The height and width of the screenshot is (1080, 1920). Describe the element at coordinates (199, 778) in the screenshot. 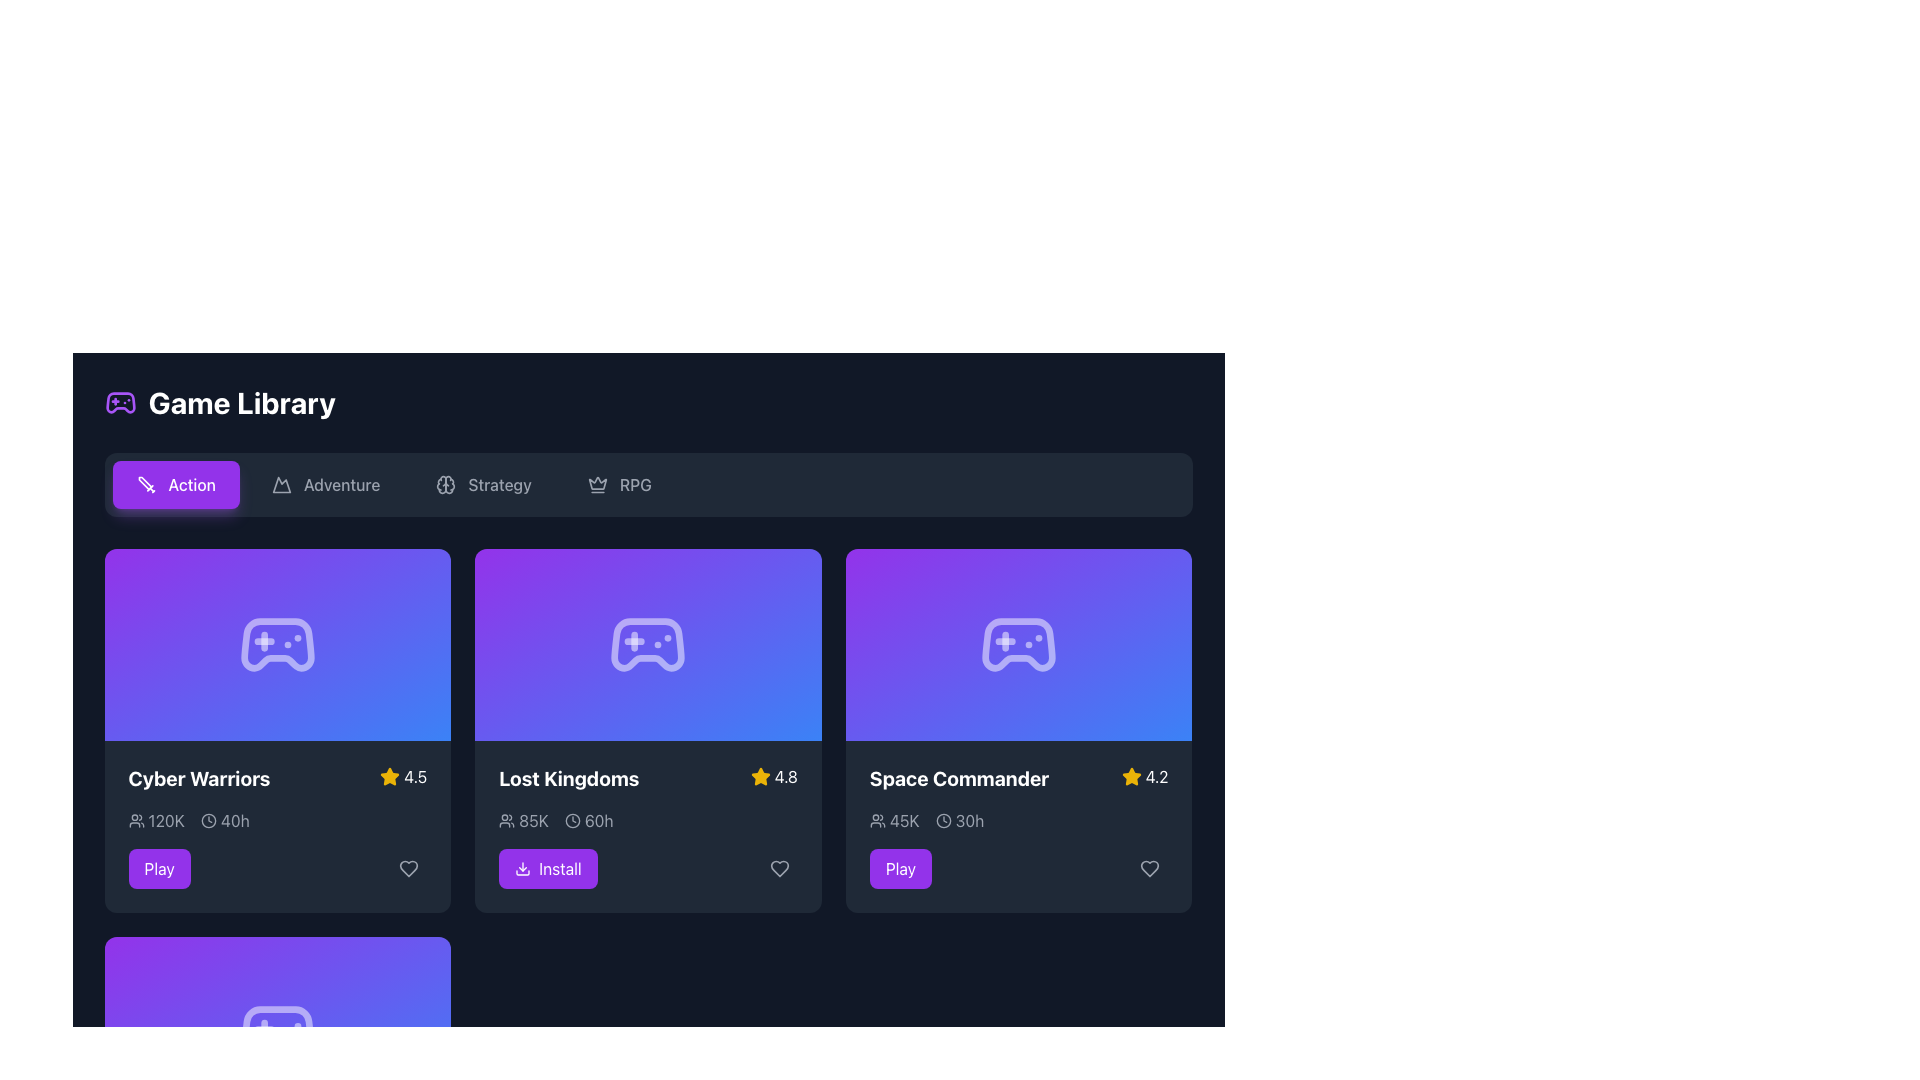

I see `the bold white text element displaying the title 'Cyber Warriors' in the upper-left segment of the game card for navigation or selection` at that location.